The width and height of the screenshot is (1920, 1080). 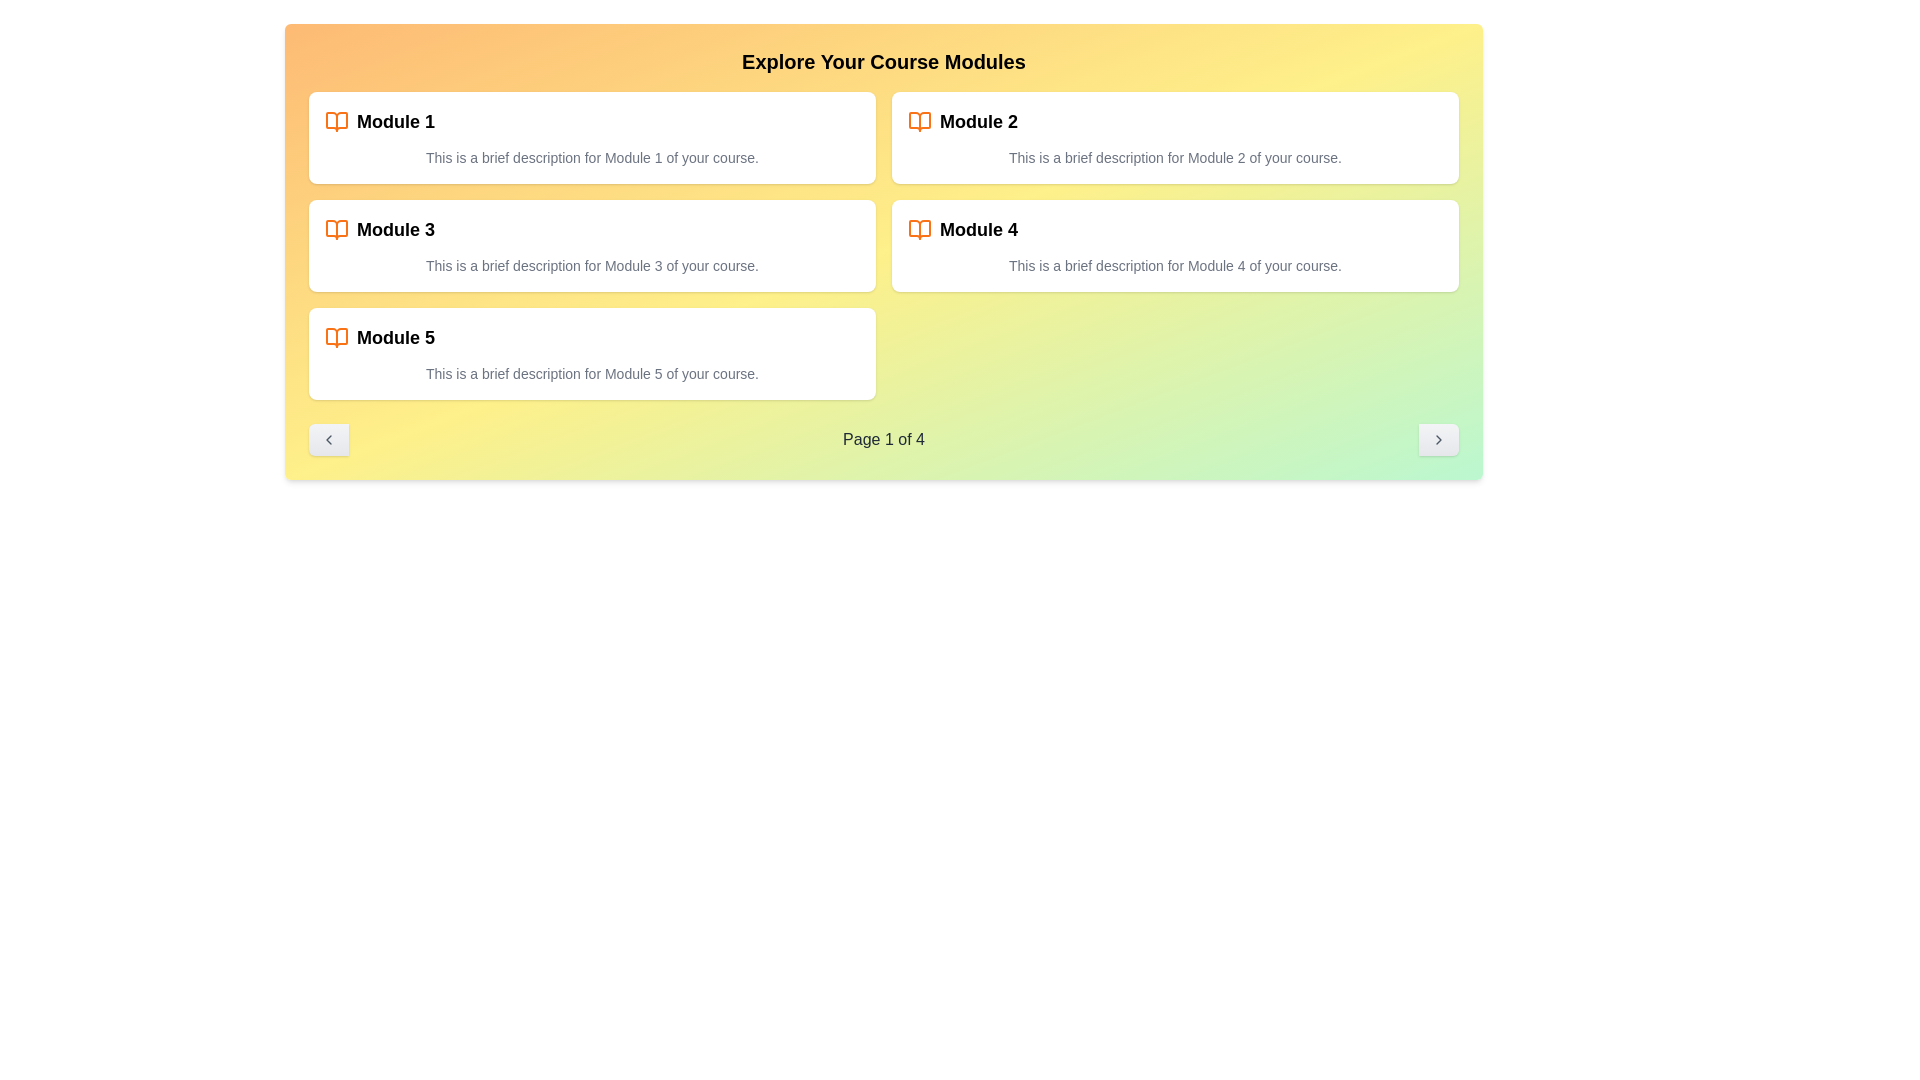 I want to click on the second module title text, which is part of a grid layout and positioned adjacent to a descriptive text with an orange book icon on its left, so click(x=979, y=122).